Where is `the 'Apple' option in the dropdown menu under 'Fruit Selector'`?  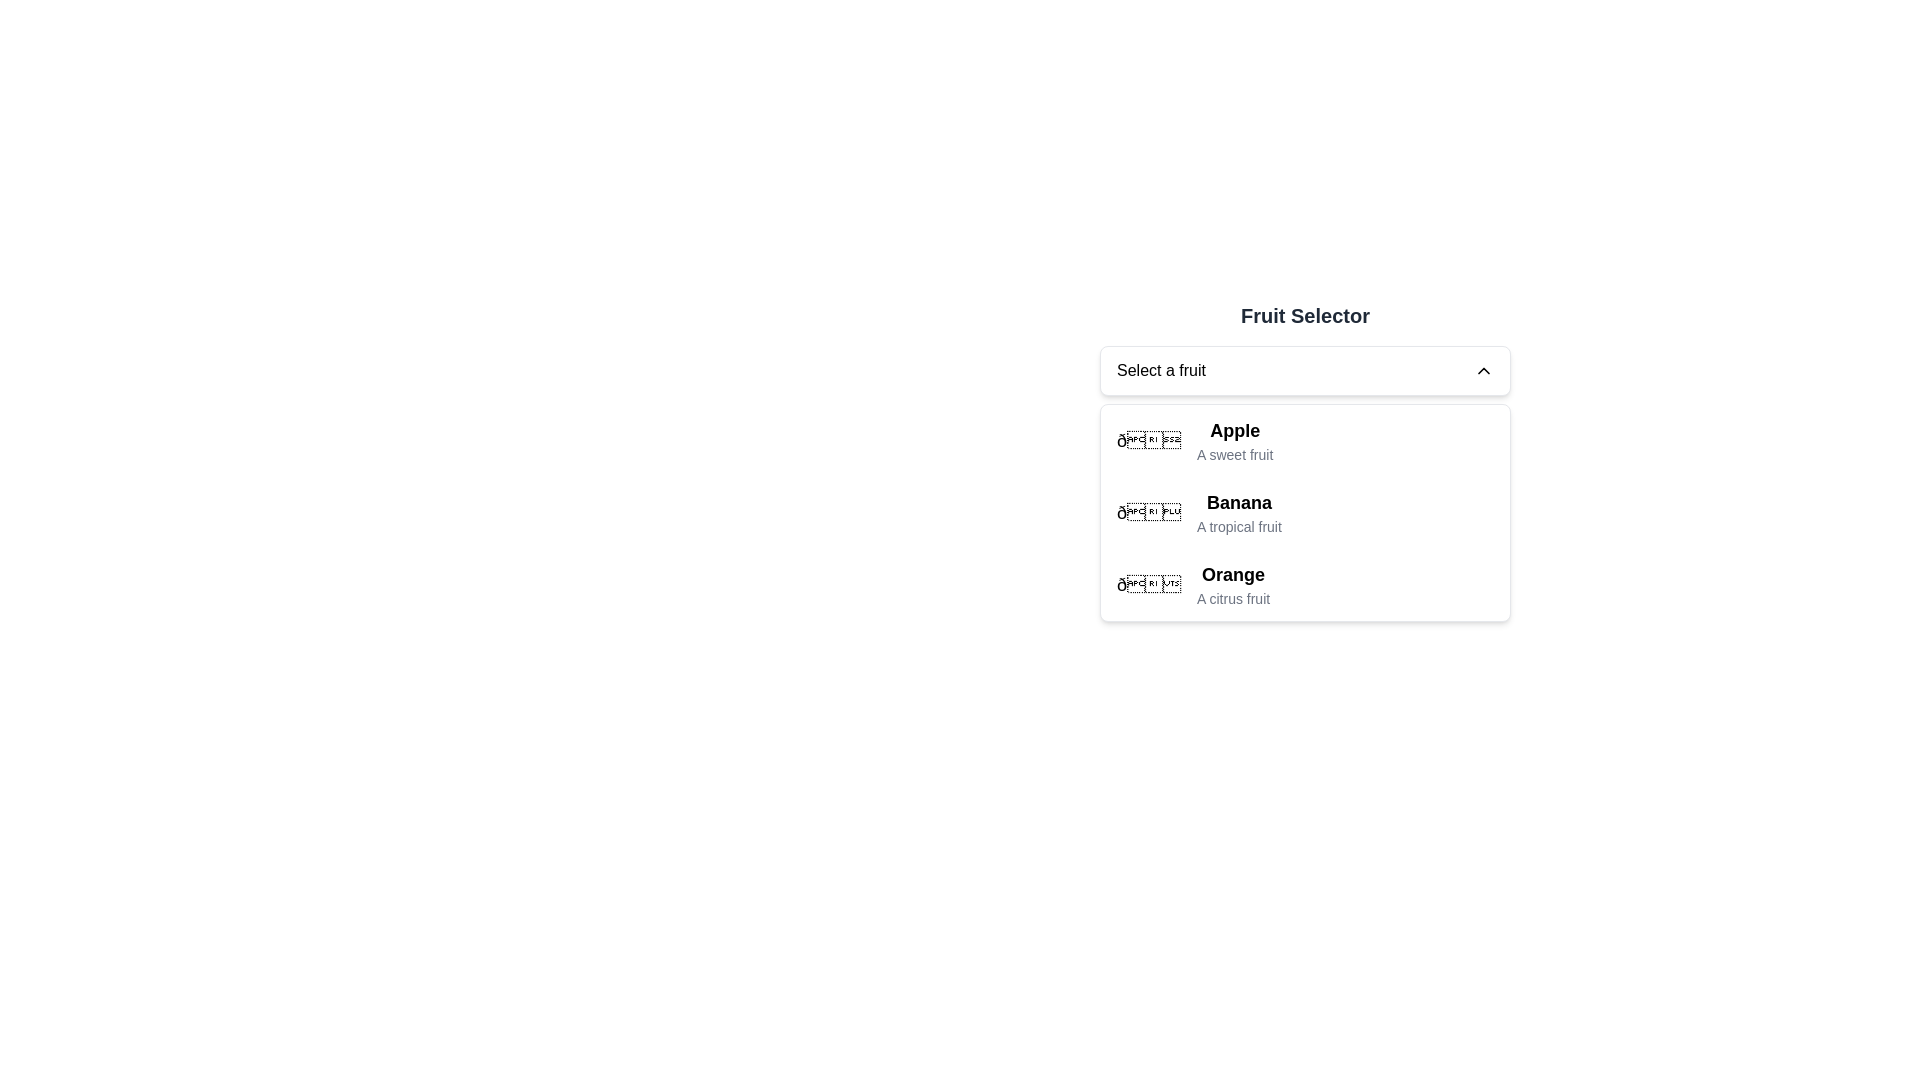 the 'Apple' option in the dropdown menu under 'Fruit Selector' is located at coordinates (1234, 430).